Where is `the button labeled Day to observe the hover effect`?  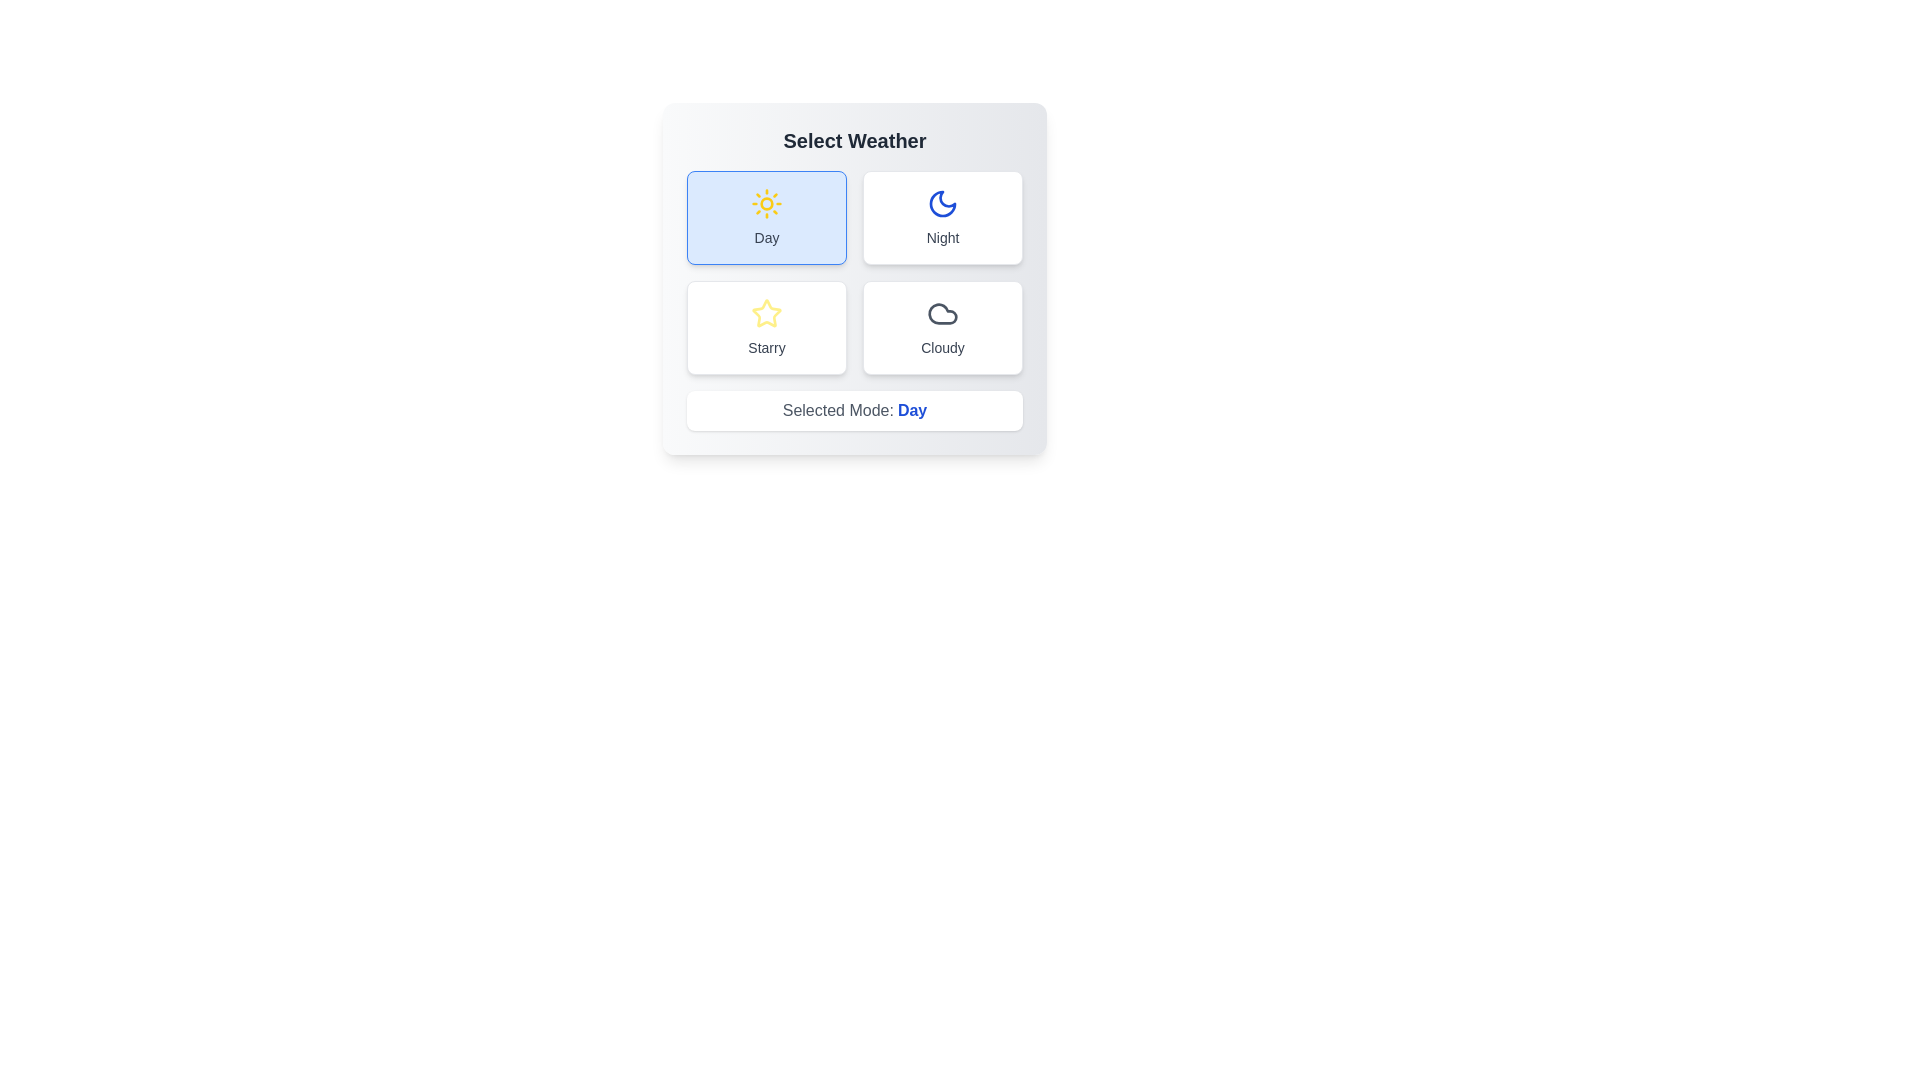 the button labeled Day to observe the hover effect is located at coordinates (766, 218).